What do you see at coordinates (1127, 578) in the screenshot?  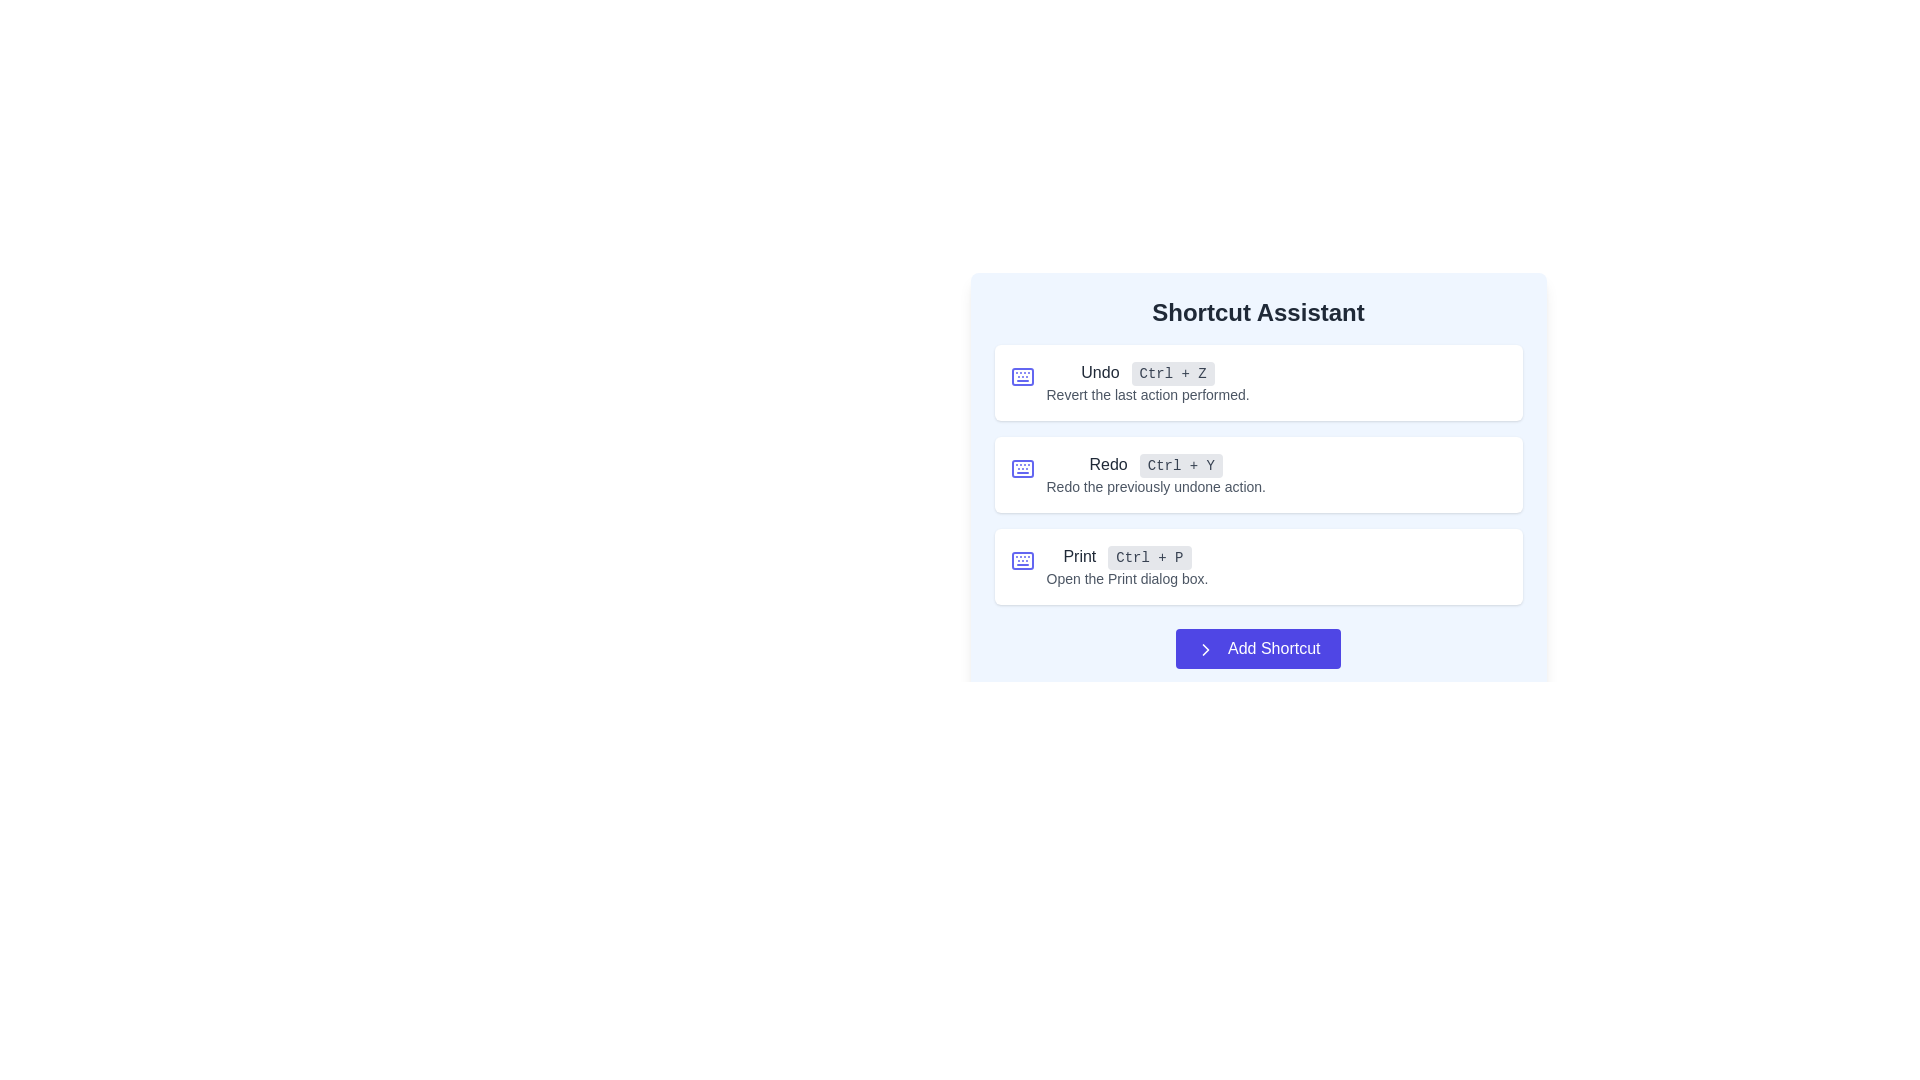 I see `the static text displaying 'Open the Print dialog box.' which is positioned below the shortcut 'Ctrl + P' in the 'Shortcut Assistant' window` at bounding box center [1127, 578].